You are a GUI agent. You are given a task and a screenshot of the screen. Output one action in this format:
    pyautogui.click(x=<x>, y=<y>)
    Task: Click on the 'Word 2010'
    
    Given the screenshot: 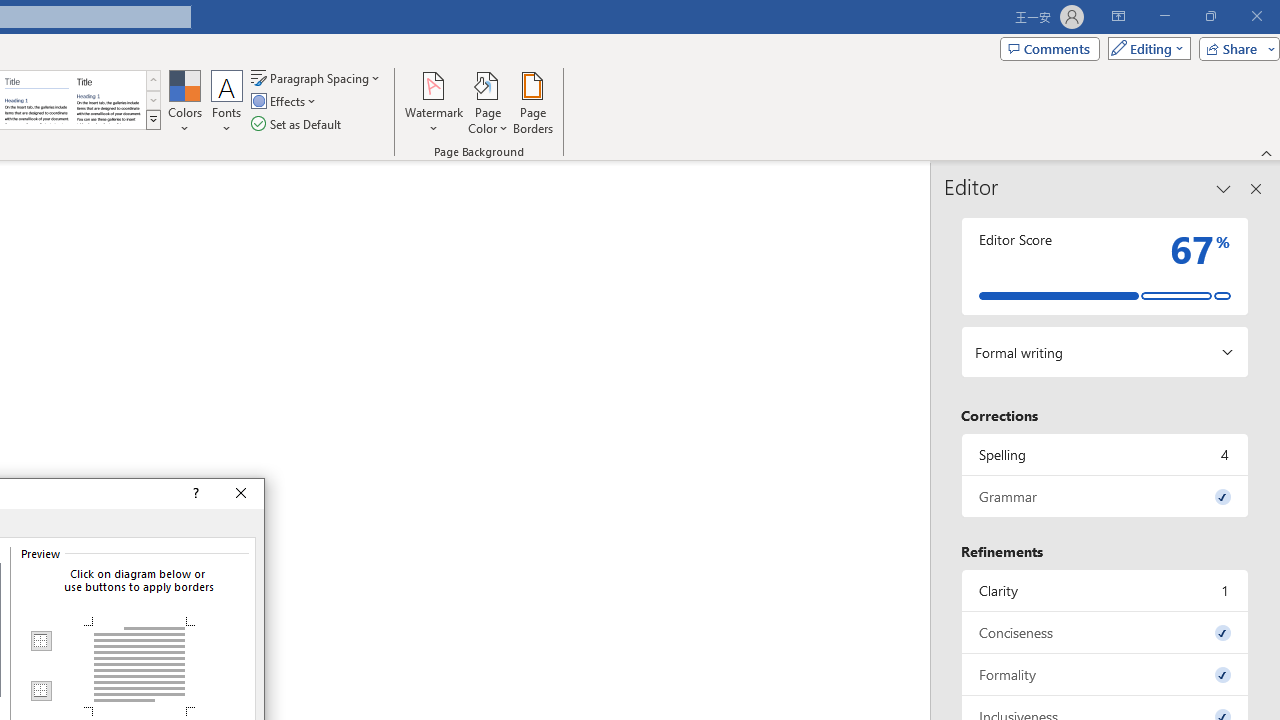 What is the action you would take?
    pyautogui.click(x=37, y=100)
    